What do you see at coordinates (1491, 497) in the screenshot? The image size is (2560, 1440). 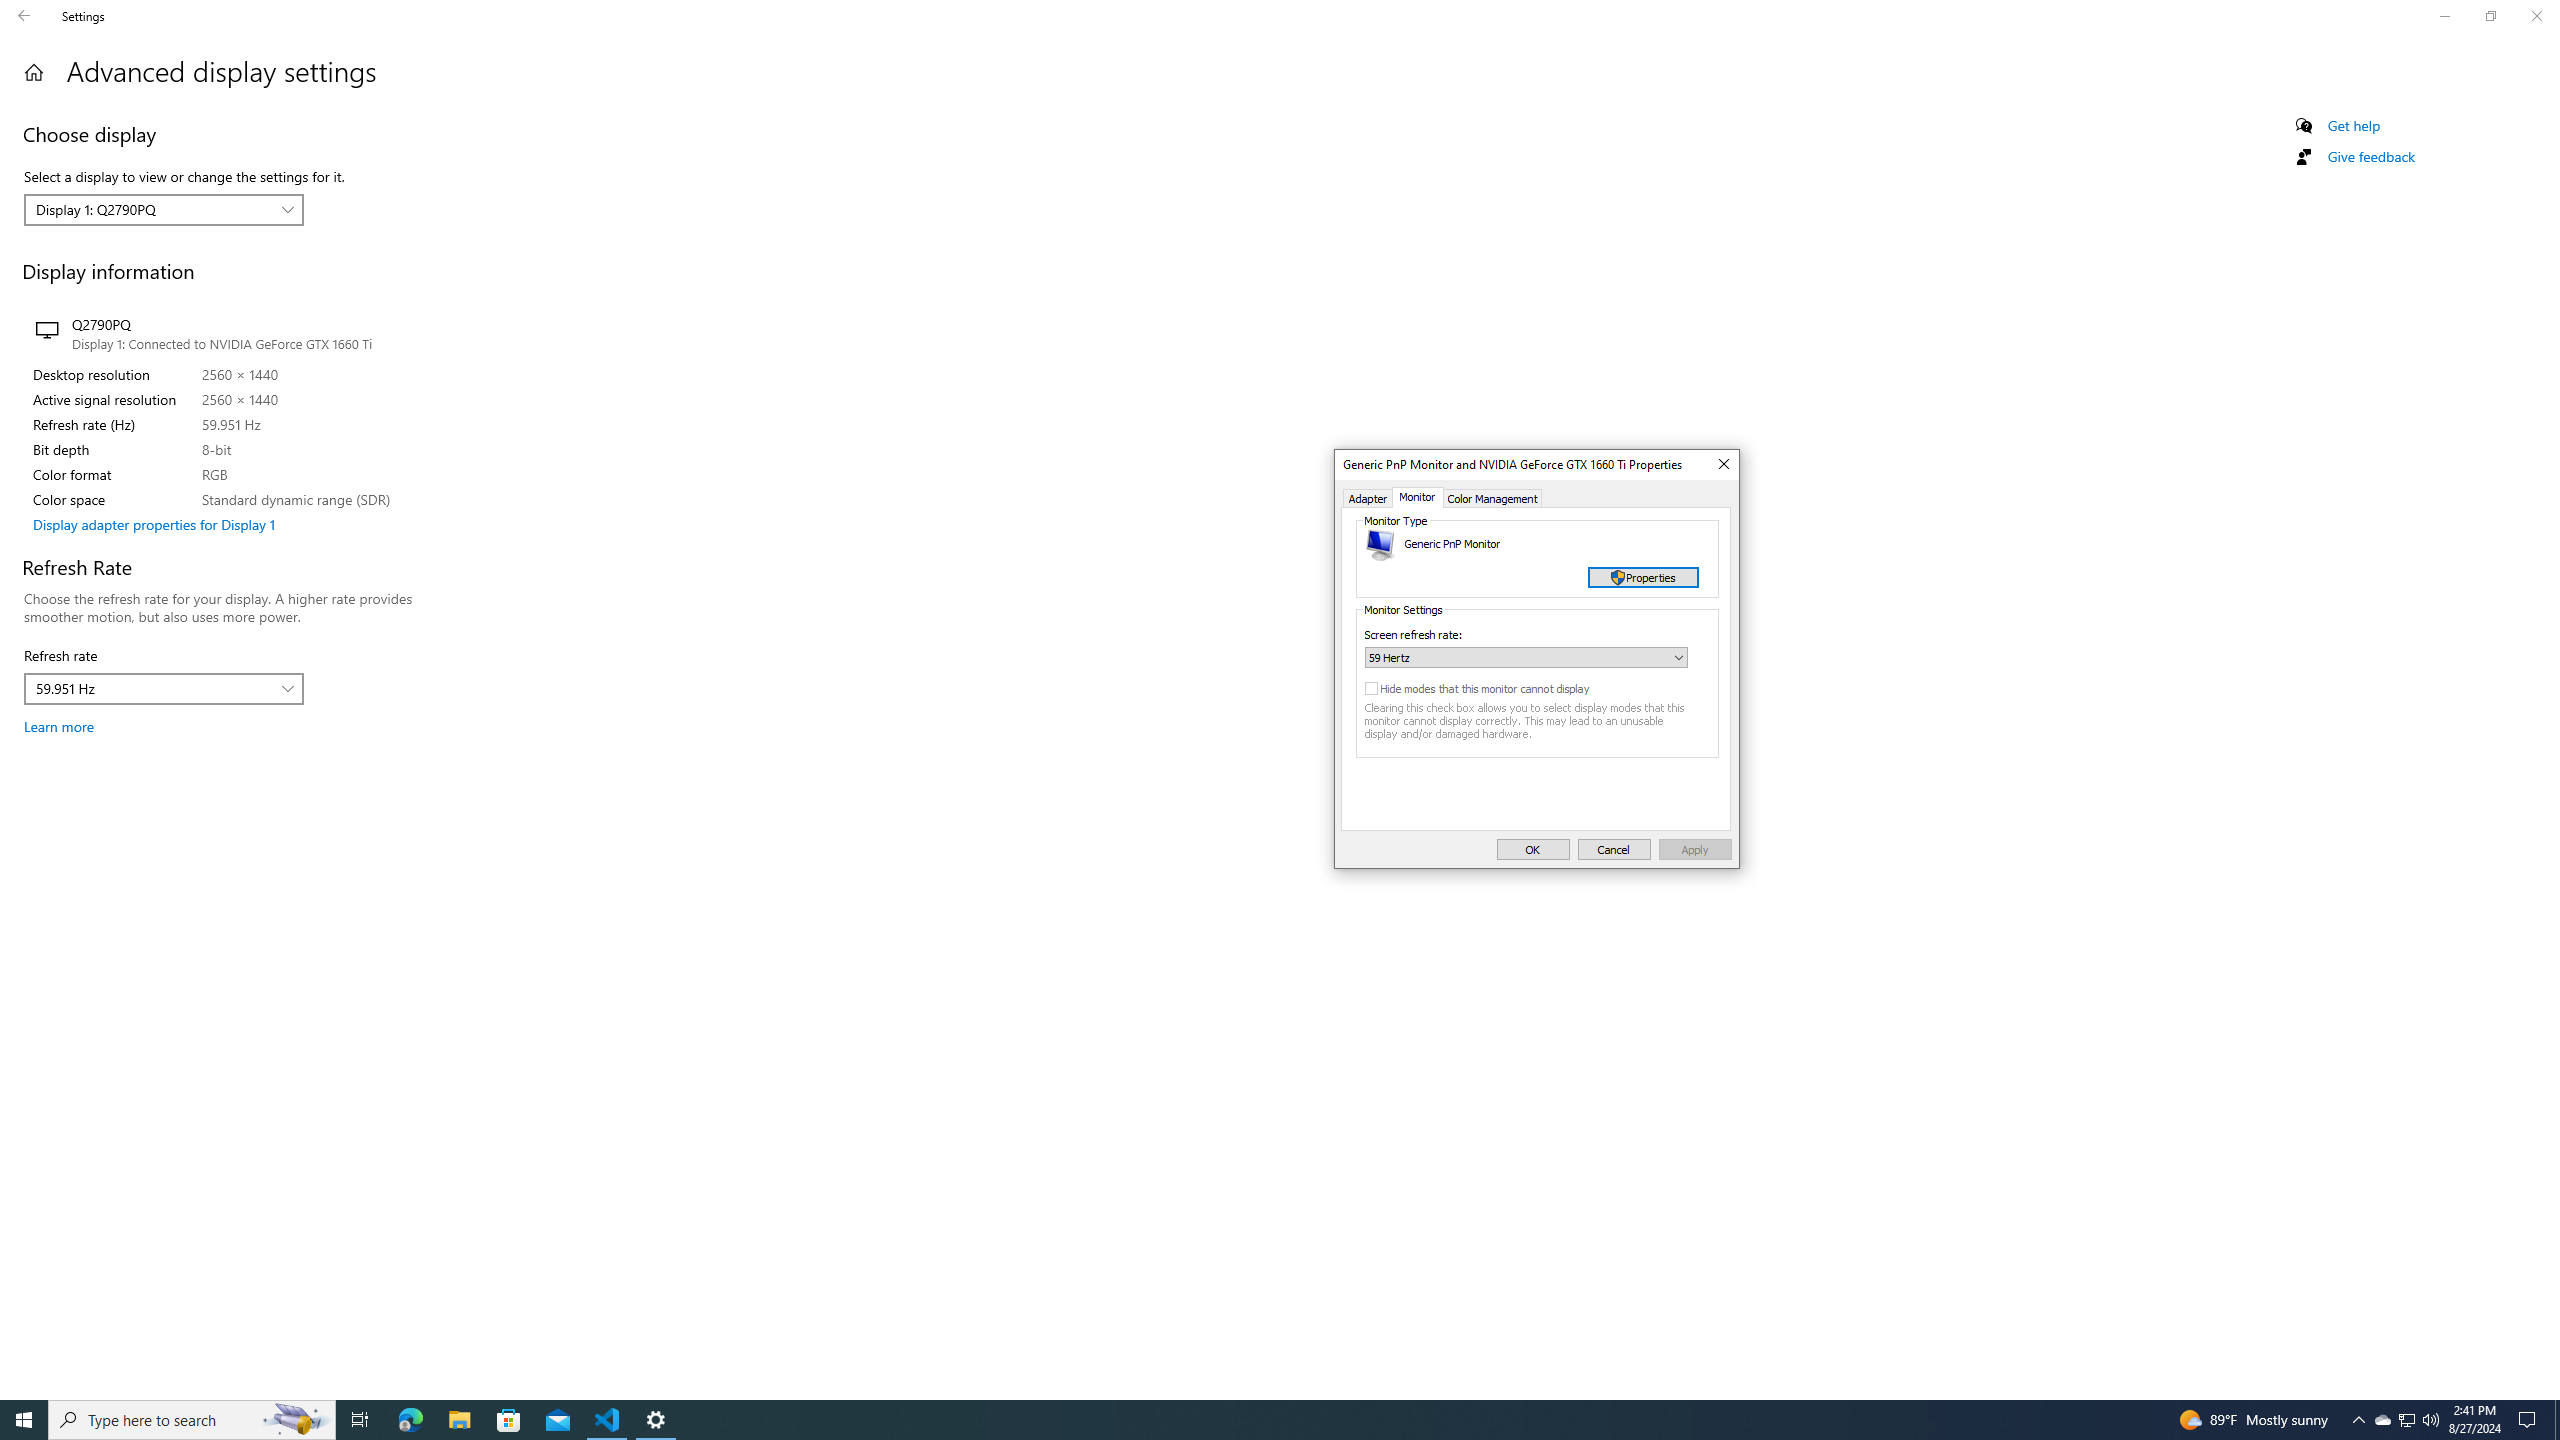 I see `'Color Management'` at bounding box center [1491, 497].